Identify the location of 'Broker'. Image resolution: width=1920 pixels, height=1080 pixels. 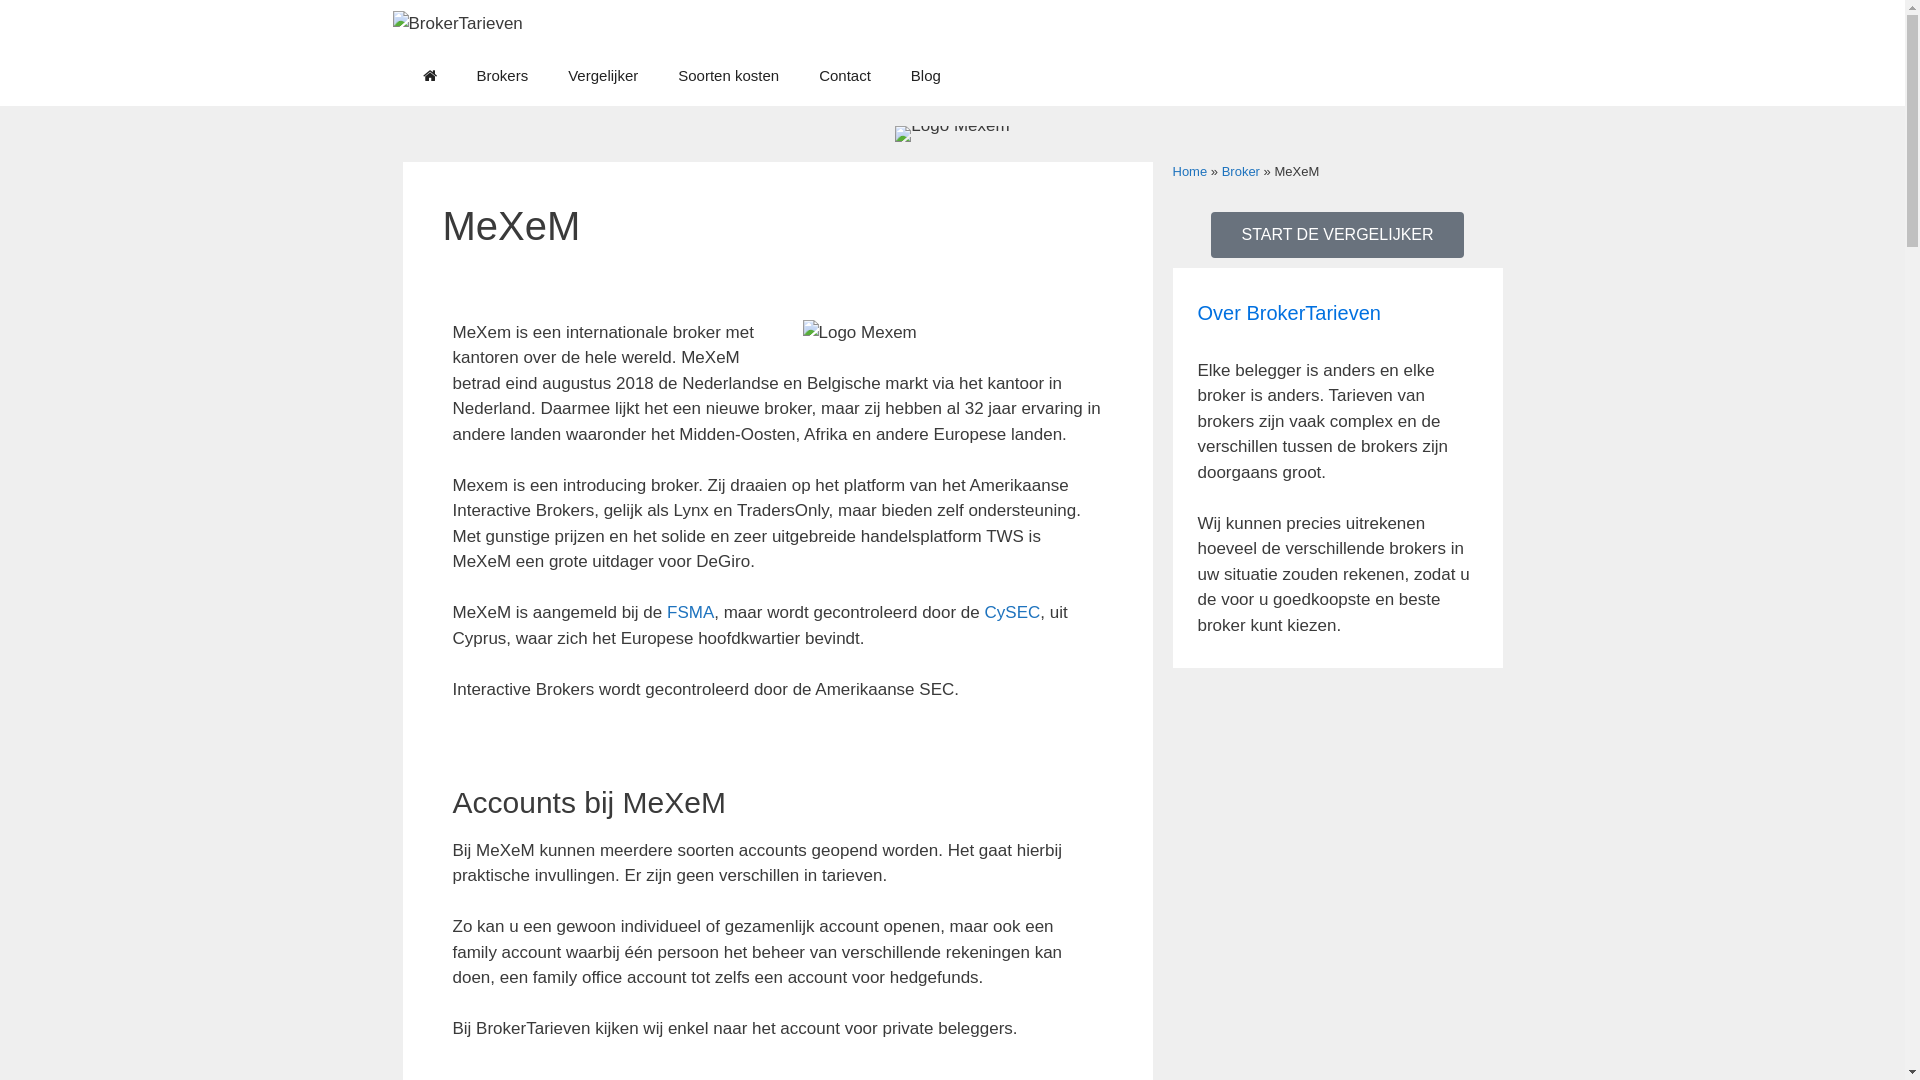
(1240, 170).